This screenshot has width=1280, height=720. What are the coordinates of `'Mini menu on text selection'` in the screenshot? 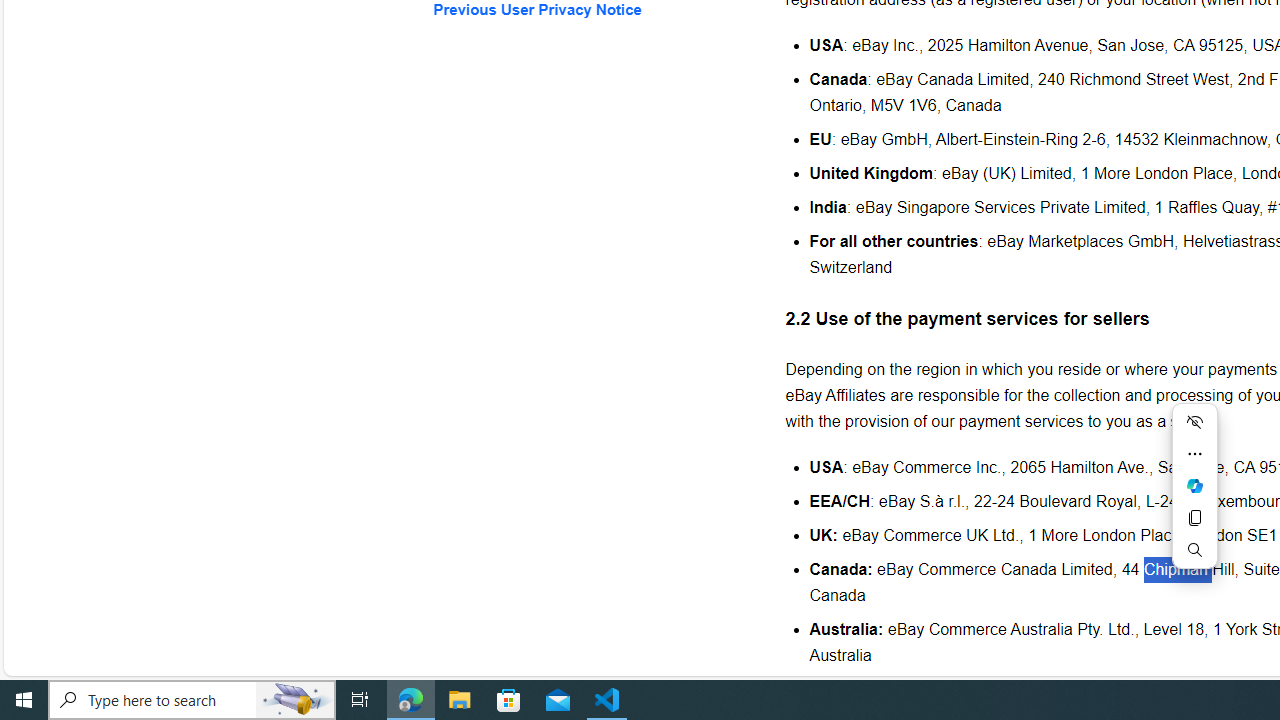 It's located at (1194, 497).